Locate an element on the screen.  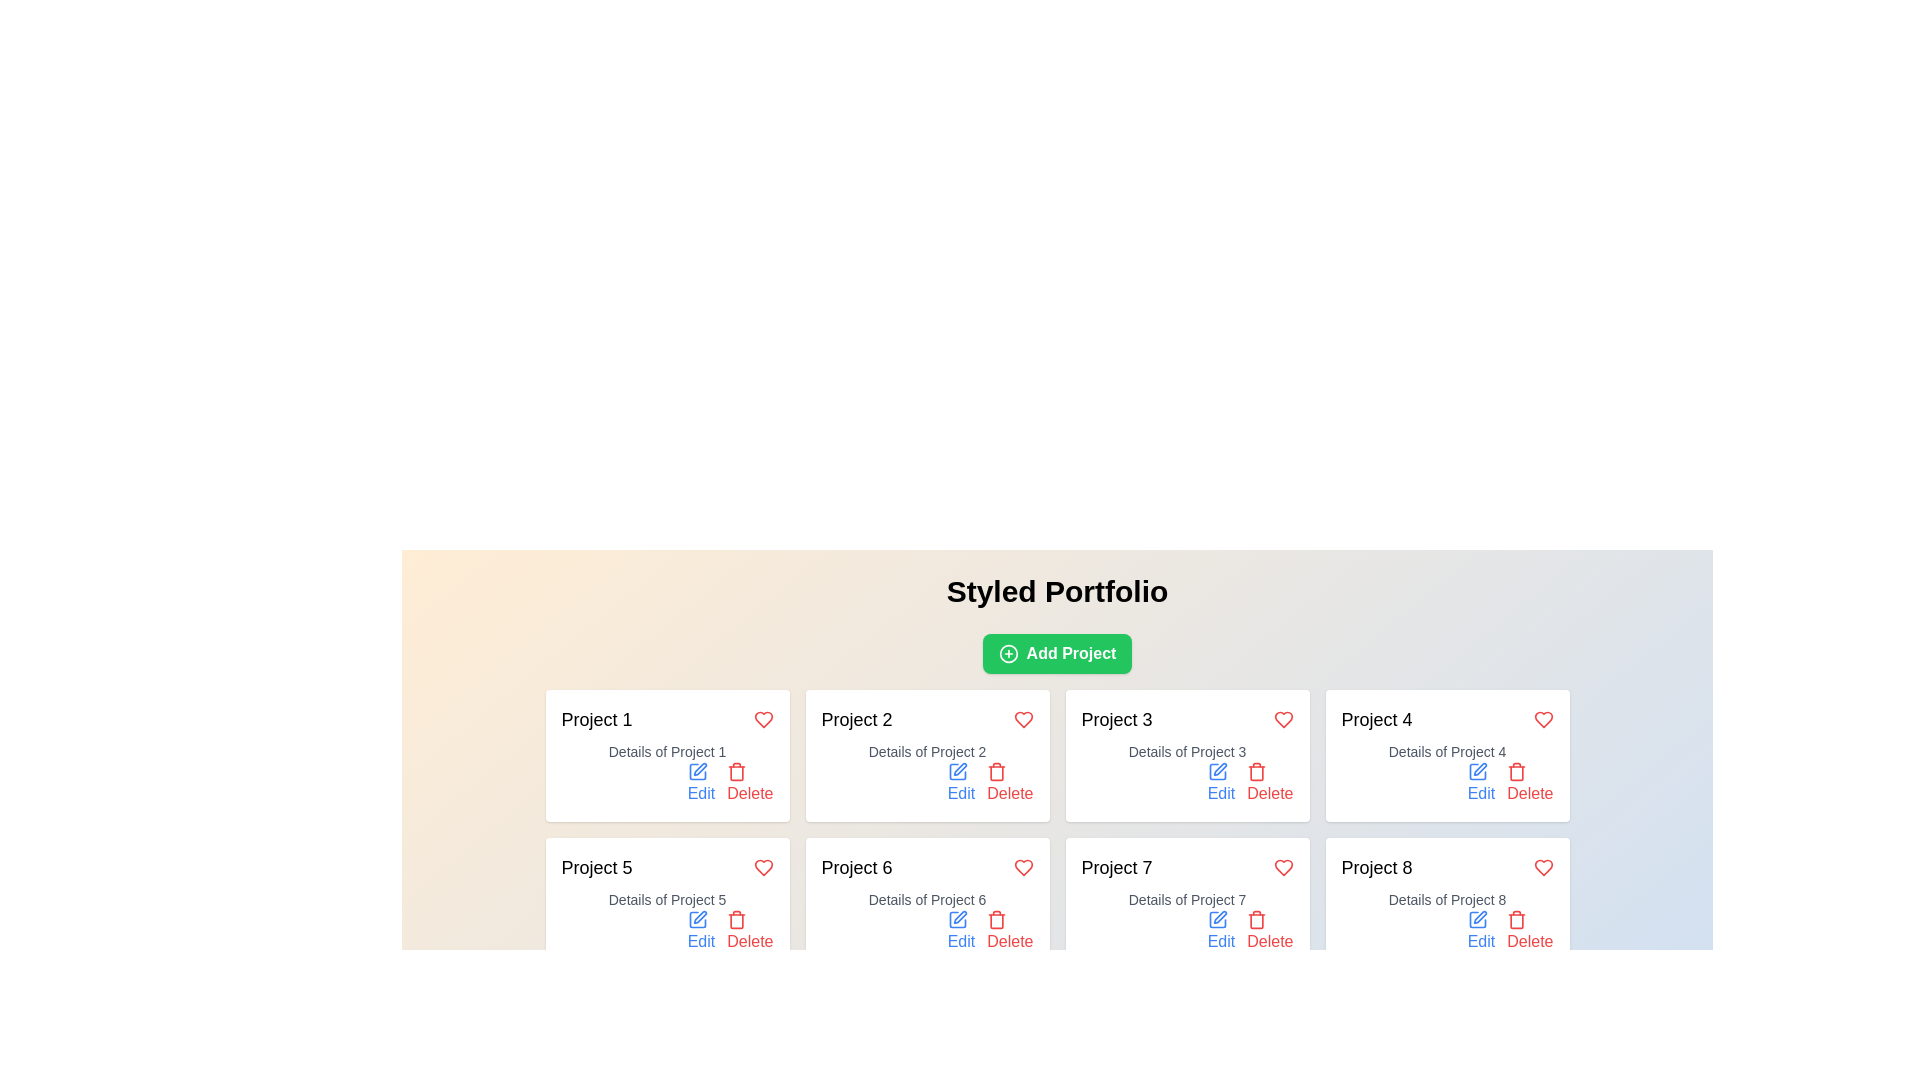
text label that serves as the title for the project, positioned in the grid layout as the second item in the first row, between 'Project 1' and 'Project 3', under 'Styled Portfolio' is located at coordinates (857, 720).